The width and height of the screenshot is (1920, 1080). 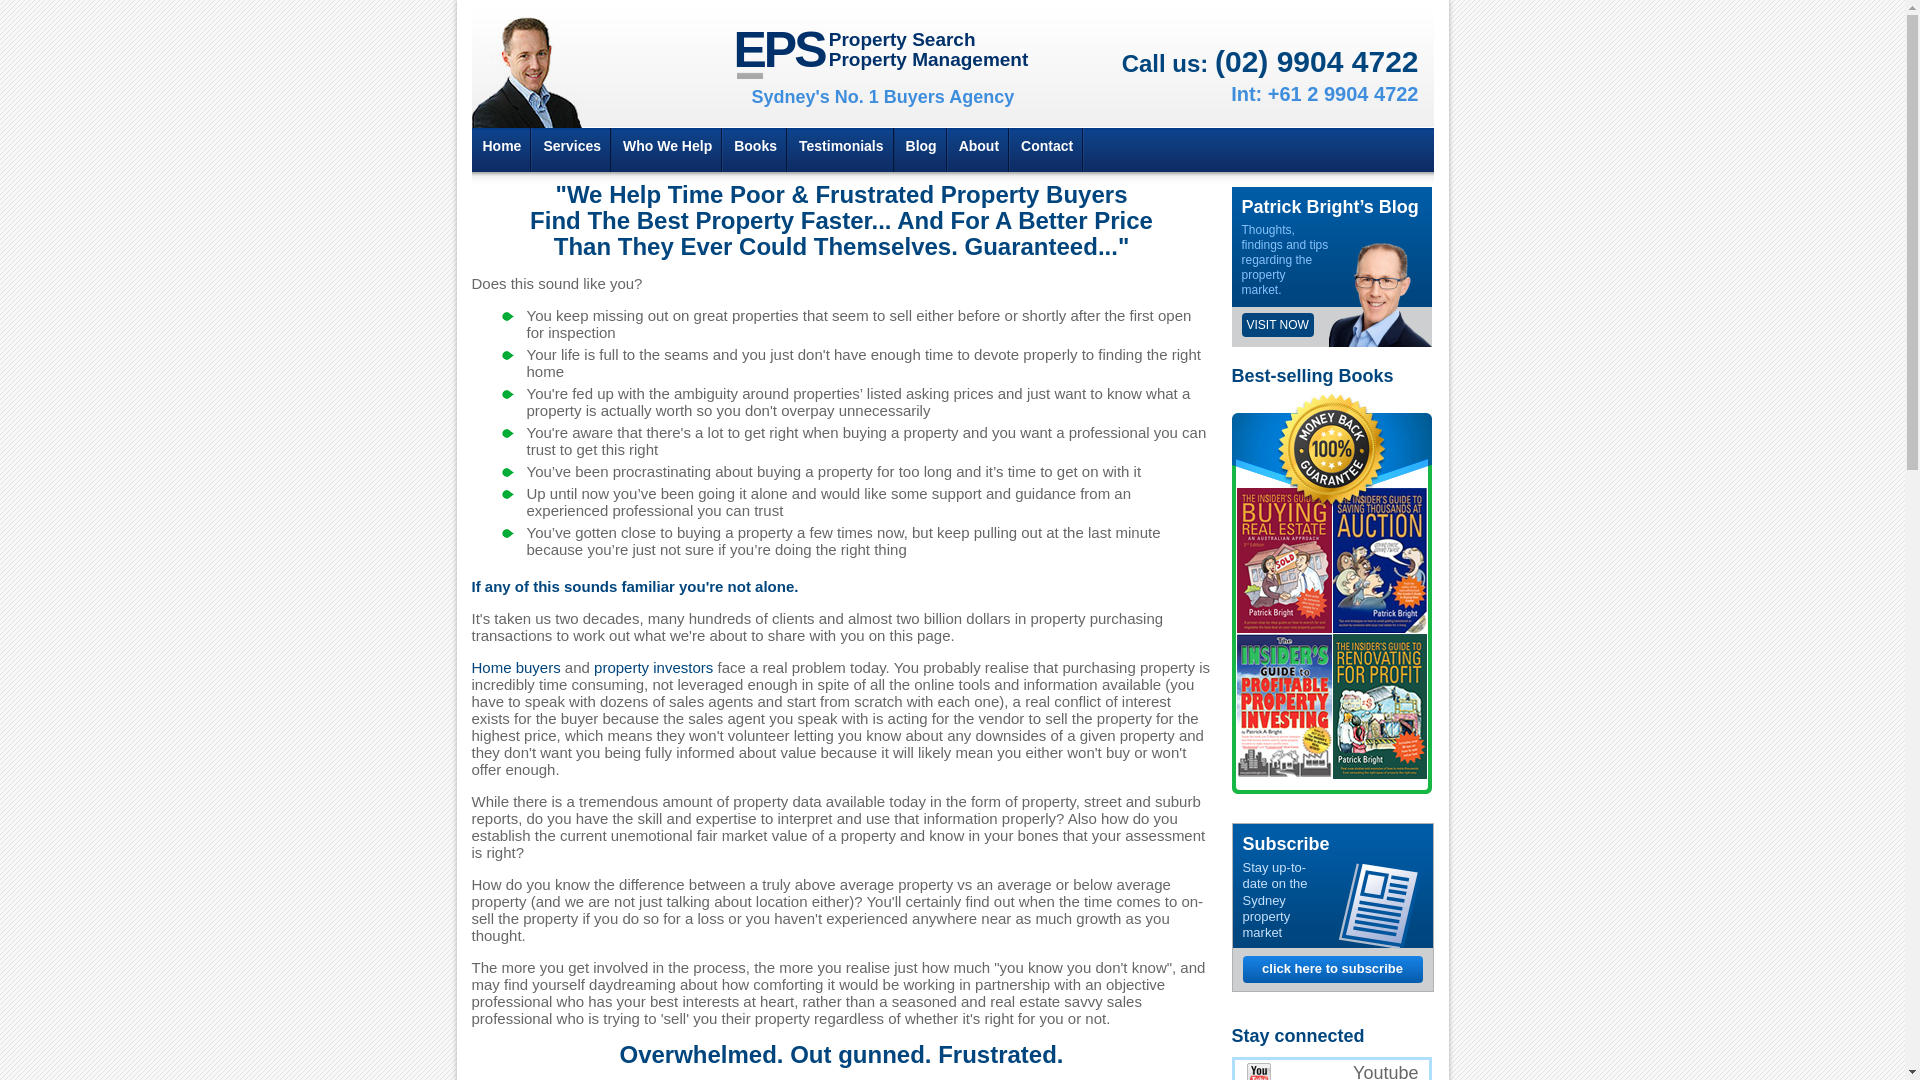 What do you see at coordinates (570, 149) in the screenshot?
I see `'Services'` at bounding box center [570, 149].